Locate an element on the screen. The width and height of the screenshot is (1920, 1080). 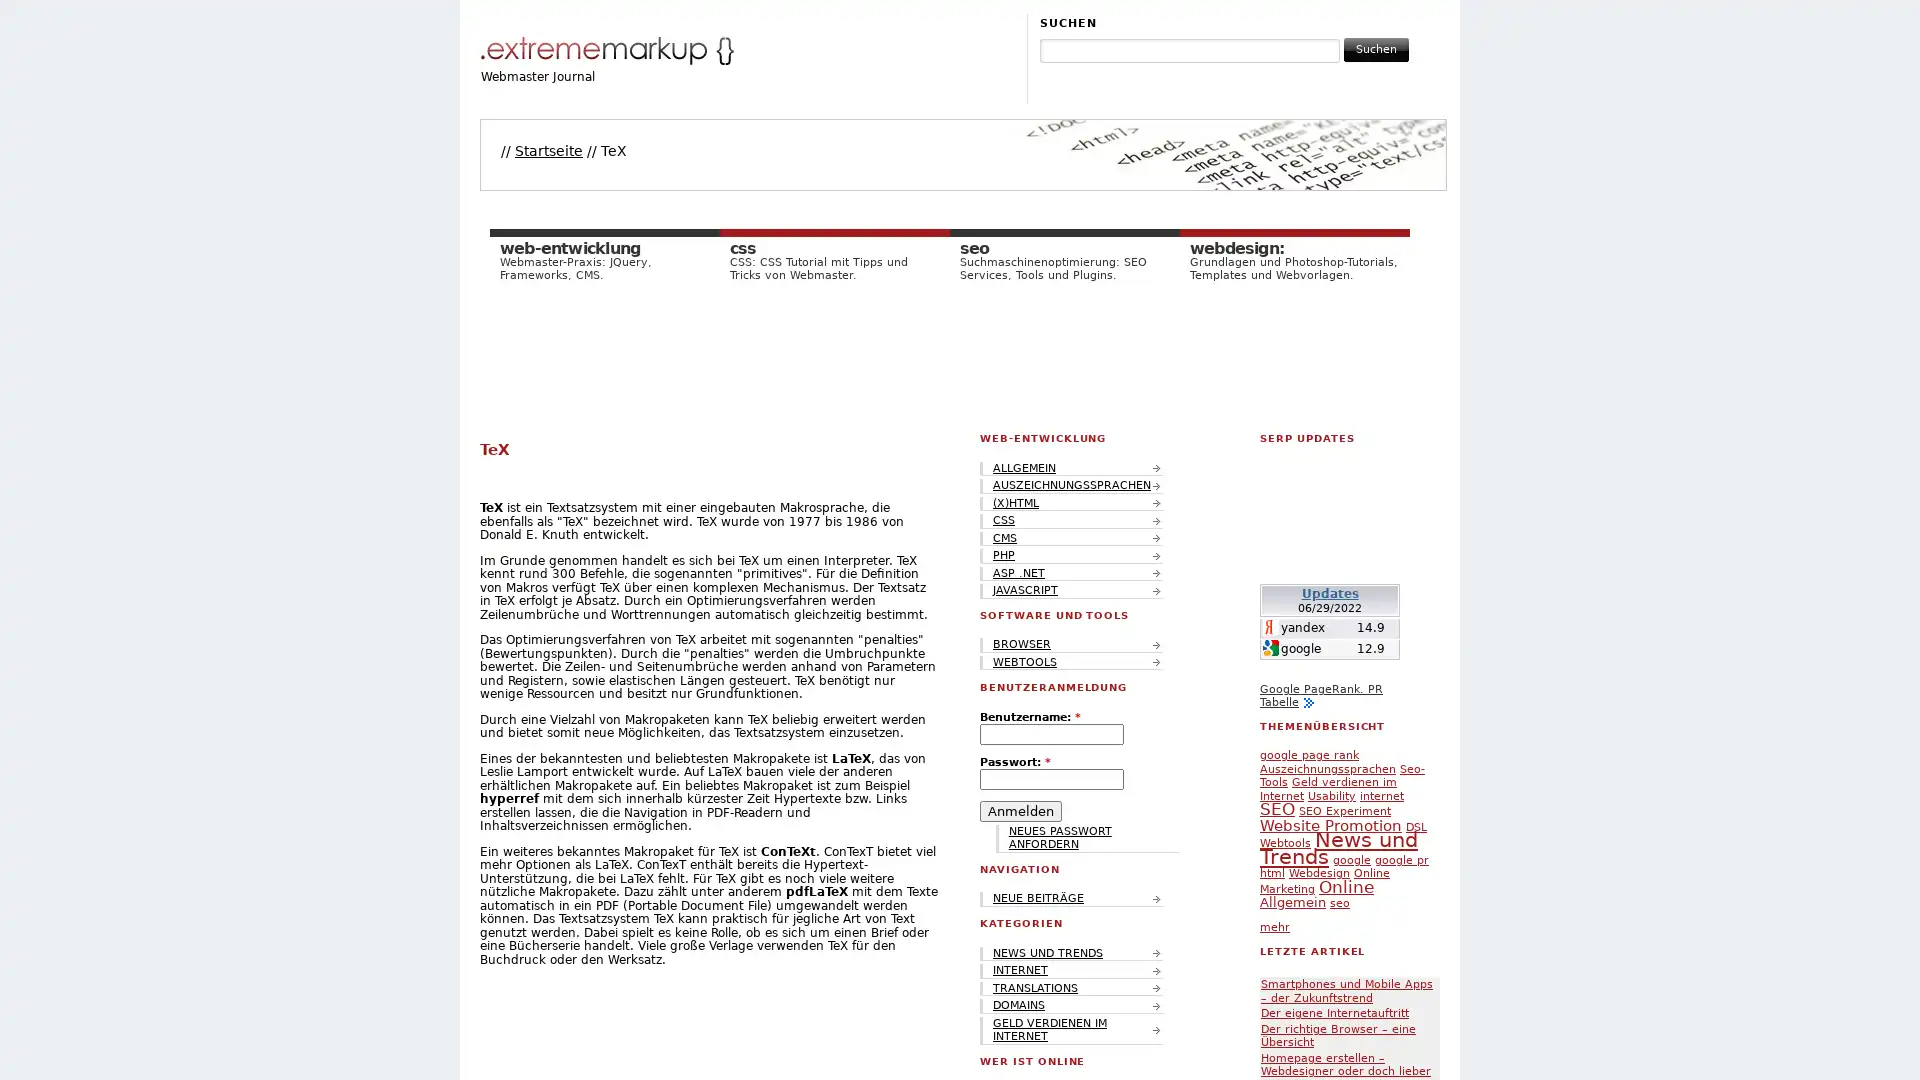
Anmelden is located at coordinates (1021, 810).